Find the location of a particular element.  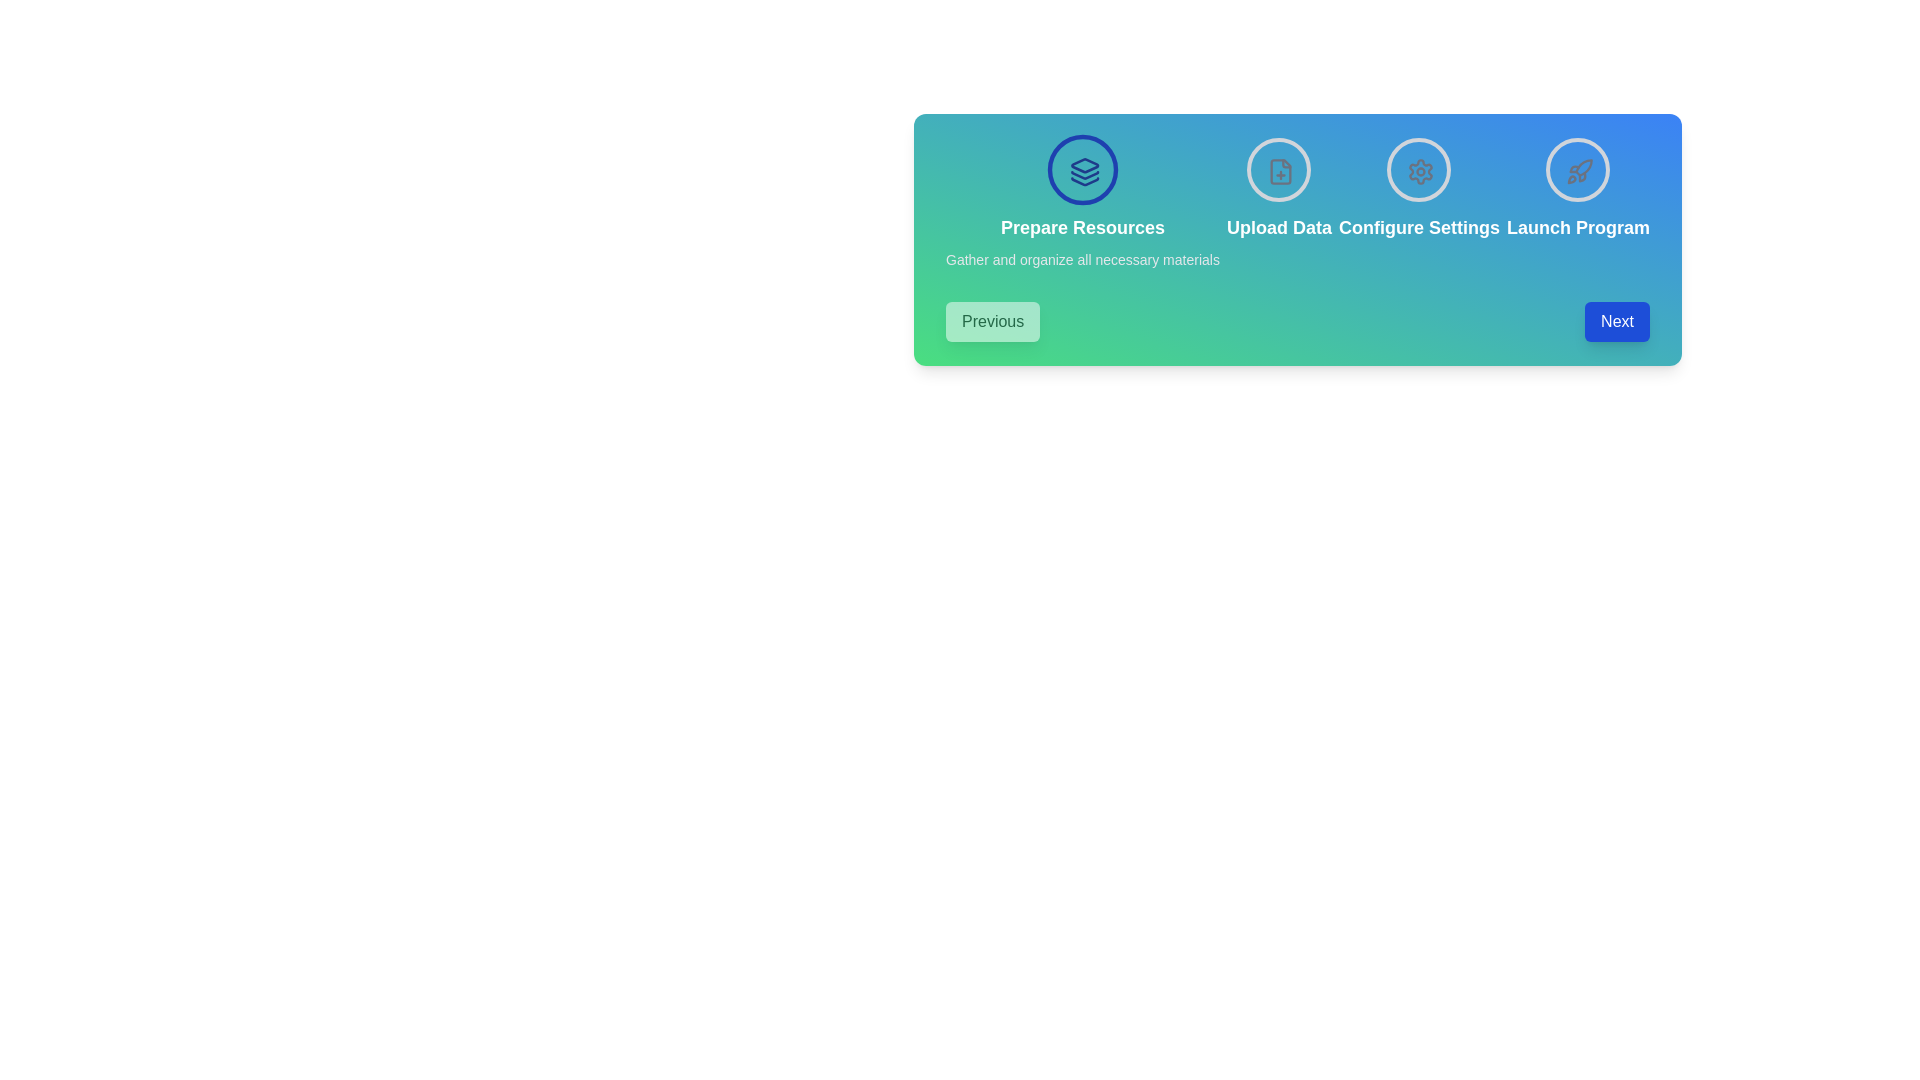

the step icon corresponding to Launch Program is located at coordinates (1577, 168).